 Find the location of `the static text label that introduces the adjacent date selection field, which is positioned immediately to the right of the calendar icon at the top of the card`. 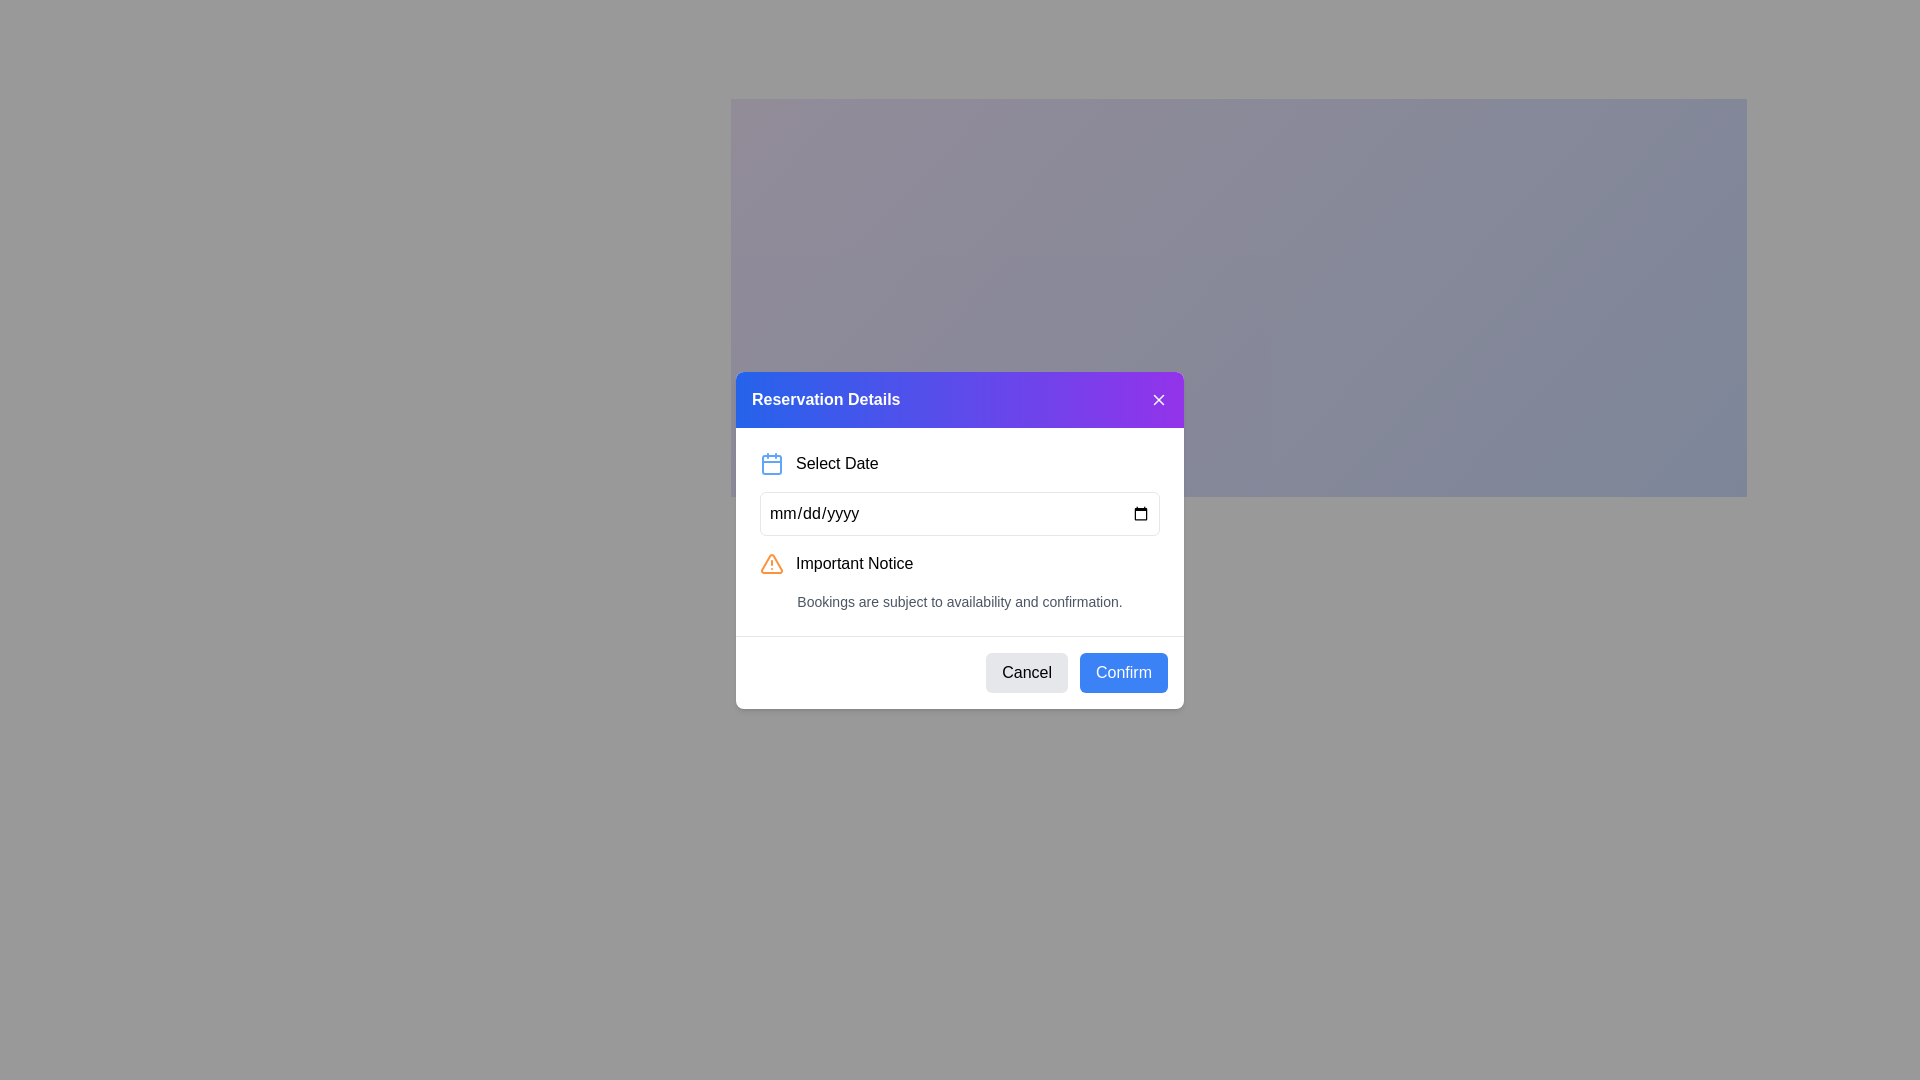

the static text label that introduces the adjacent date selection field, which is positioned immediately to the right of the calendar icon at the top of the card is located at coordinates (837, 463).